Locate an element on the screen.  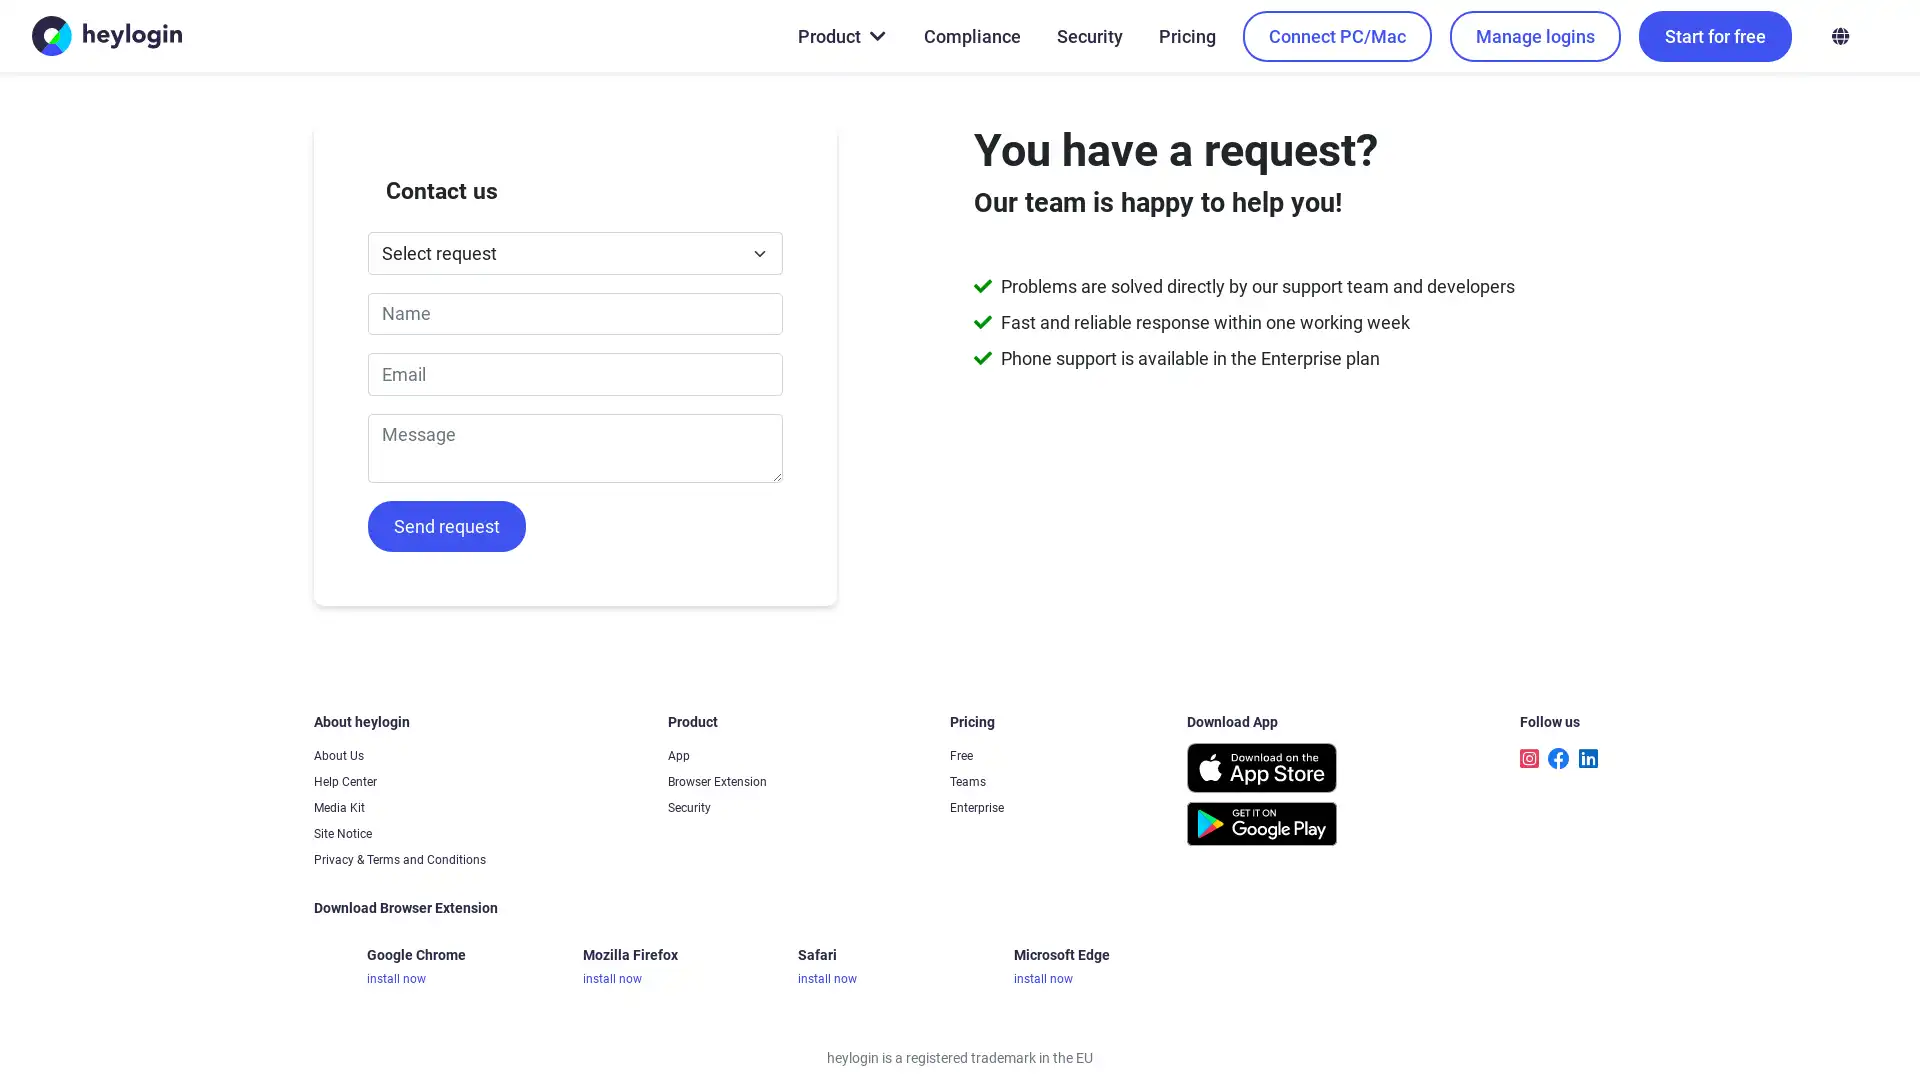
Send request is located at coordinates (445, 525).